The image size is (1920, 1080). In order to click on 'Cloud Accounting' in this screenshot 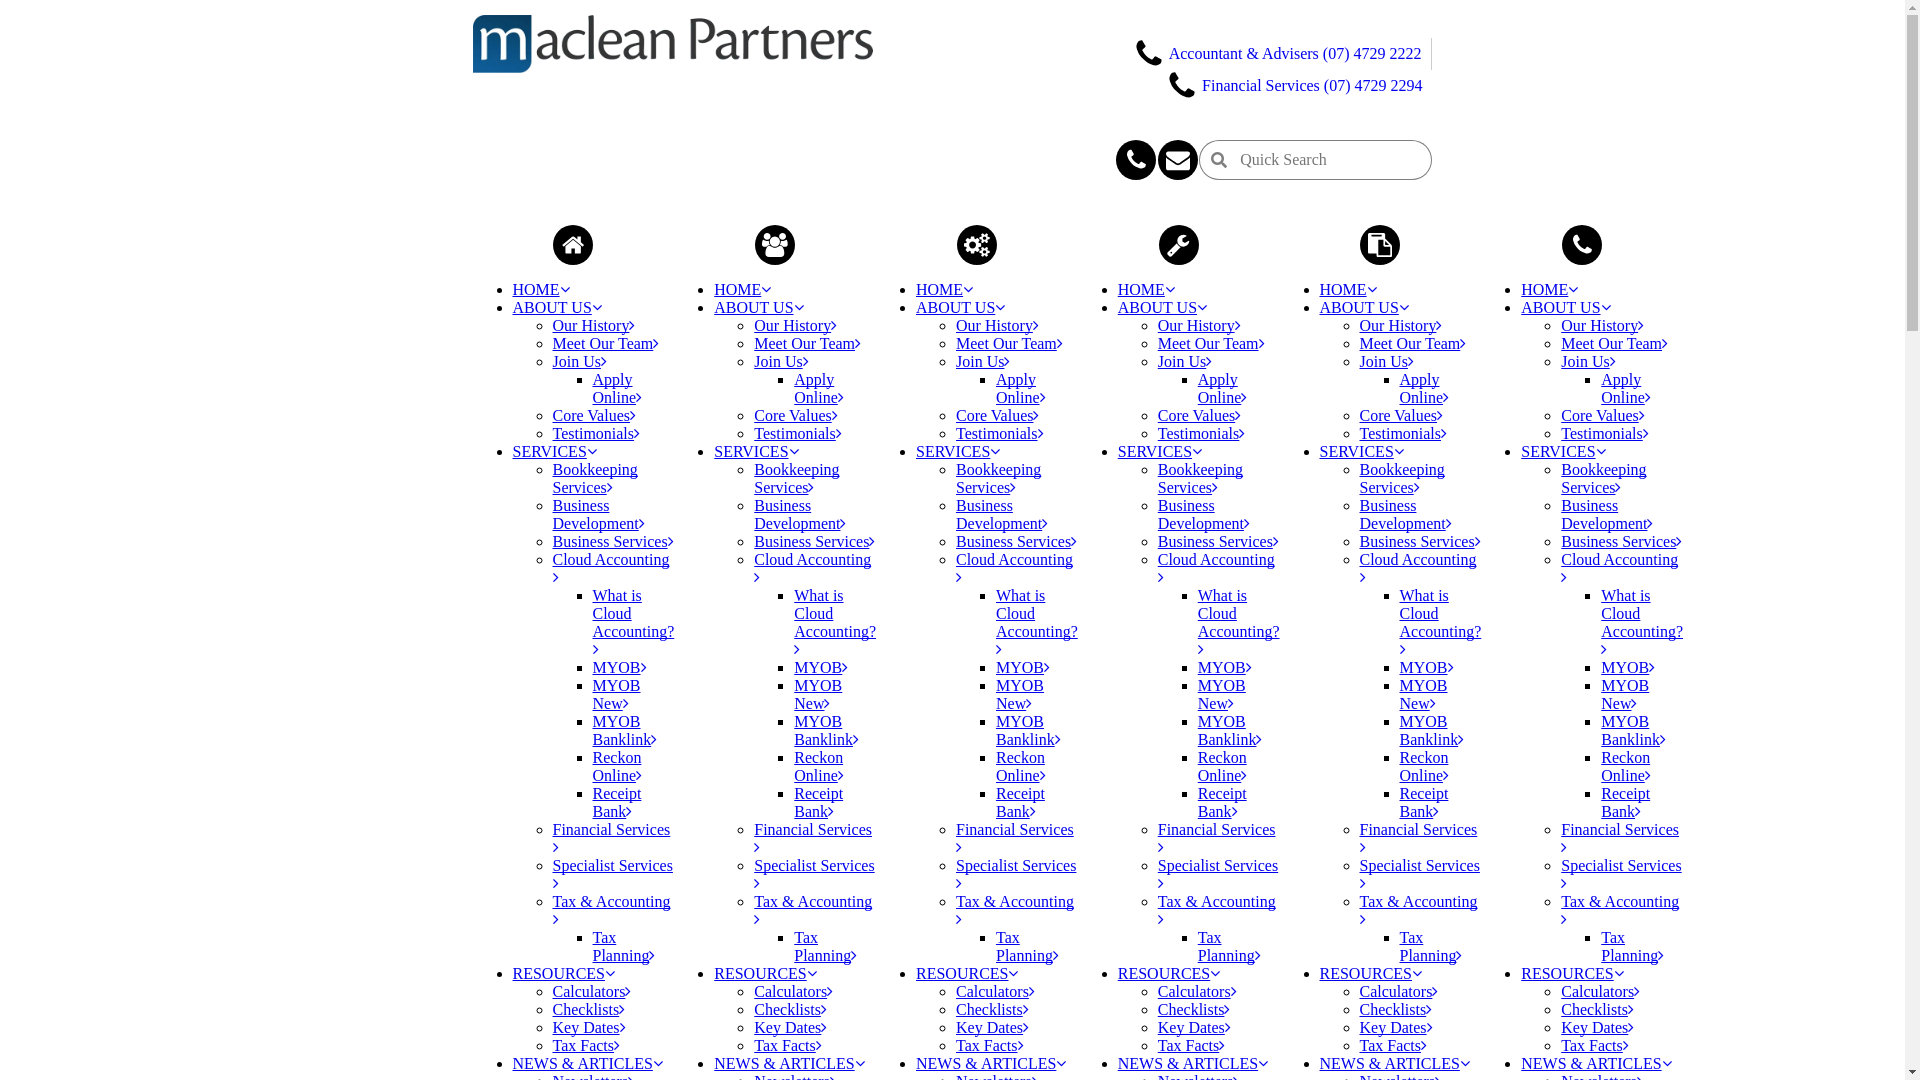, I will do `click(1619, 568)`.